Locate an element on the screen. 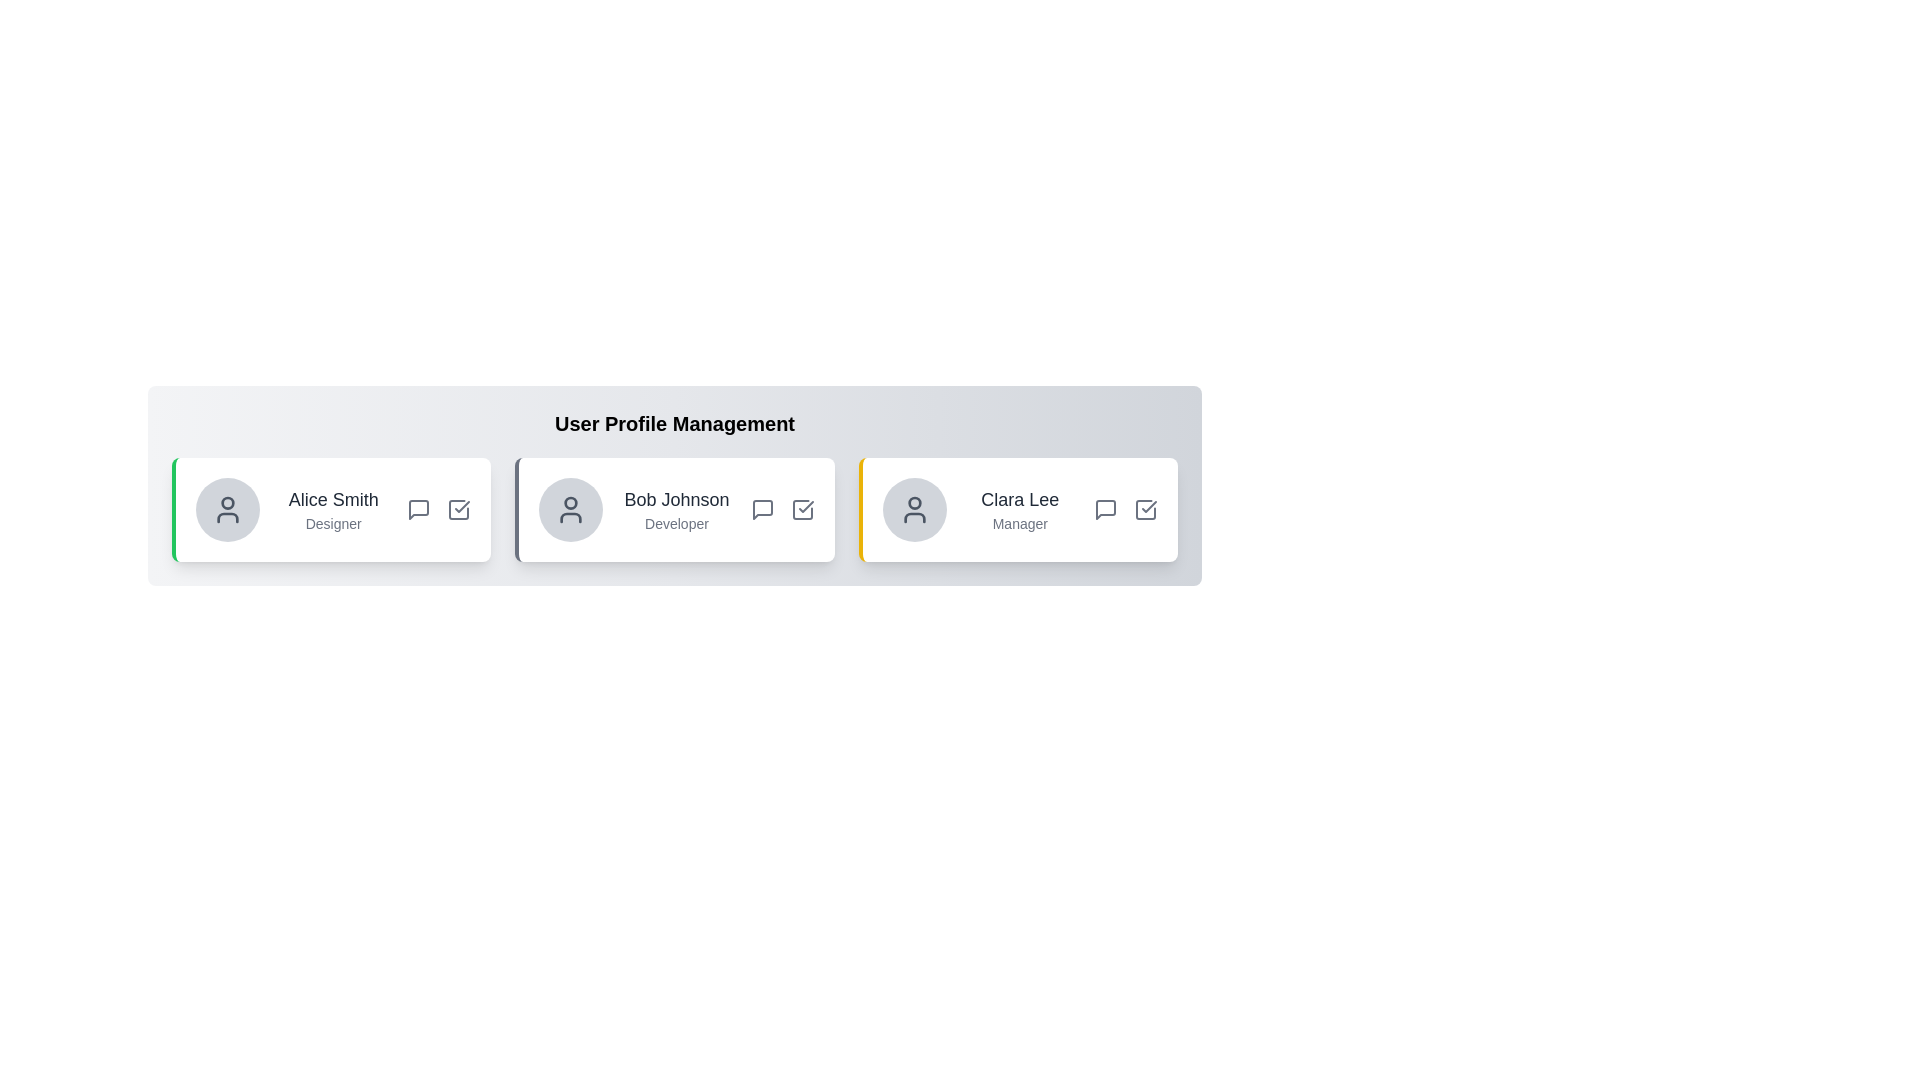  the Icon button located within the card for 'Alice Smith Designer', positioned right of the text 'Designer' and left of an edit icon is located at coordinates (418, 508).